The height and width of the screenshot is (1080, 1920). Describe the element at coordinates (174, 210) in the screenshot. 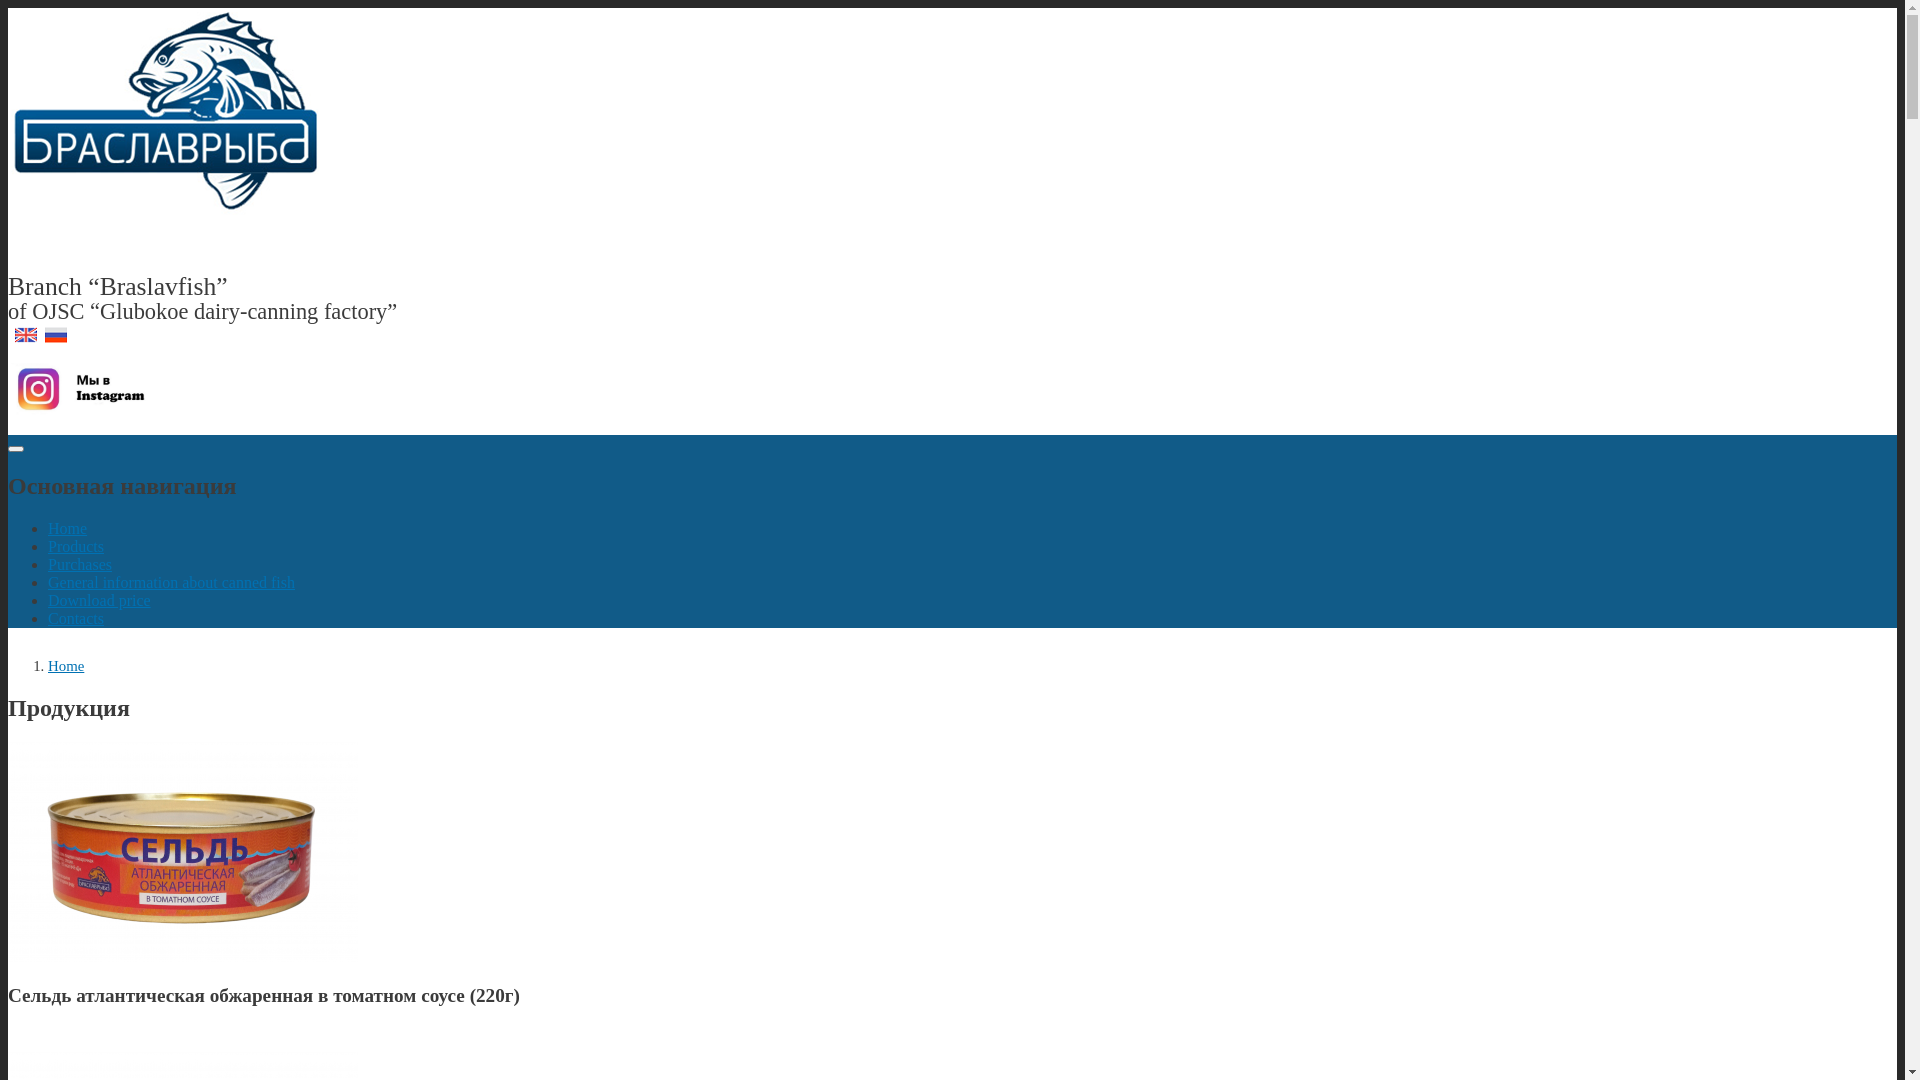

I see `'Home'` at that location.